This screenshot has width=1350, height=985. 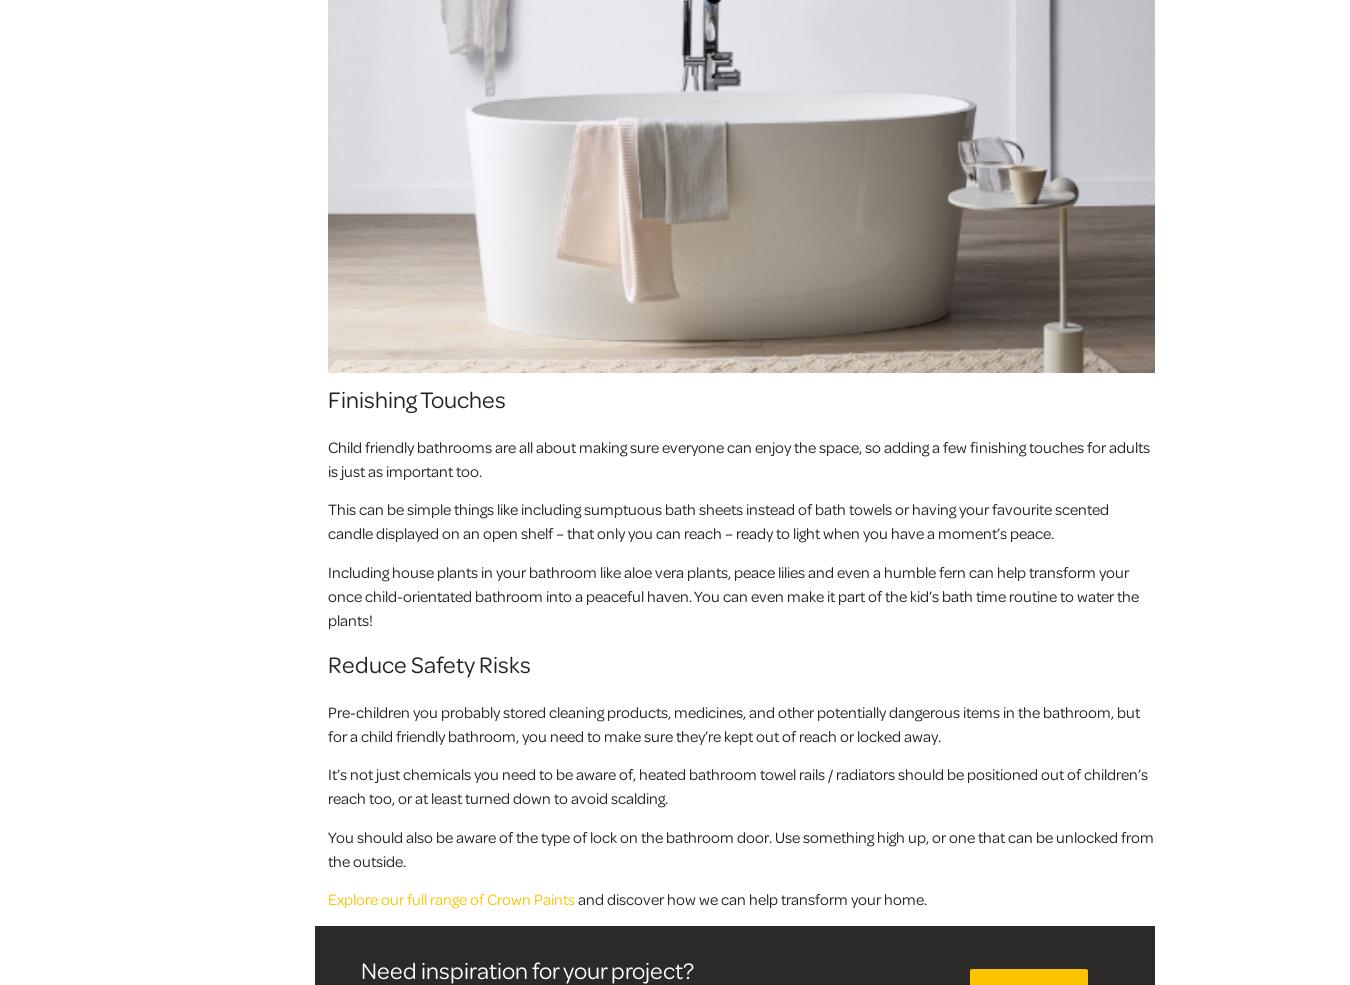 What do you see at coordinates (327, 899) in the screenshot?
I see `'Explore our full range of Crown Paints'` at bounding box center [327, 899].